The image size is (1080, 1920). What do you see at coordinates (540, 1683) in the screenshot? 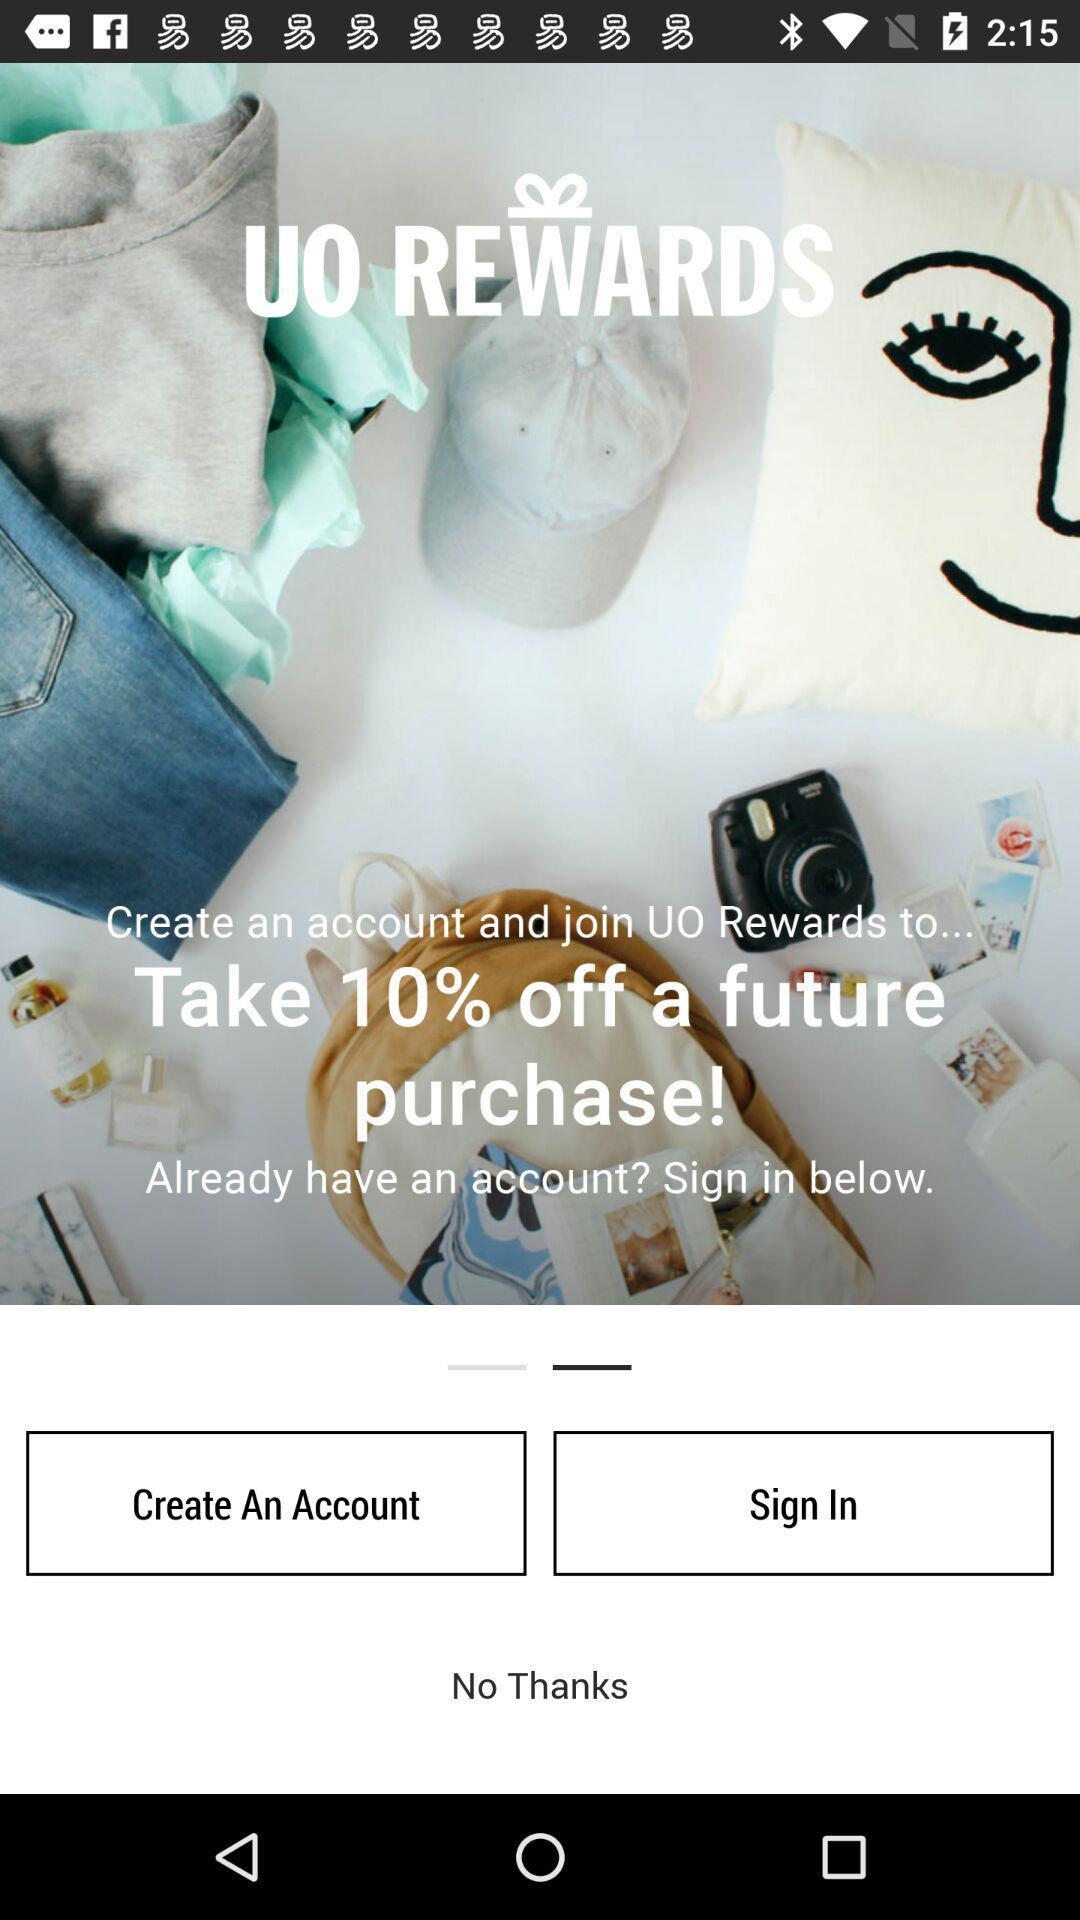
I see `icon below the create an account icon` at bounding box center [540, 1683].